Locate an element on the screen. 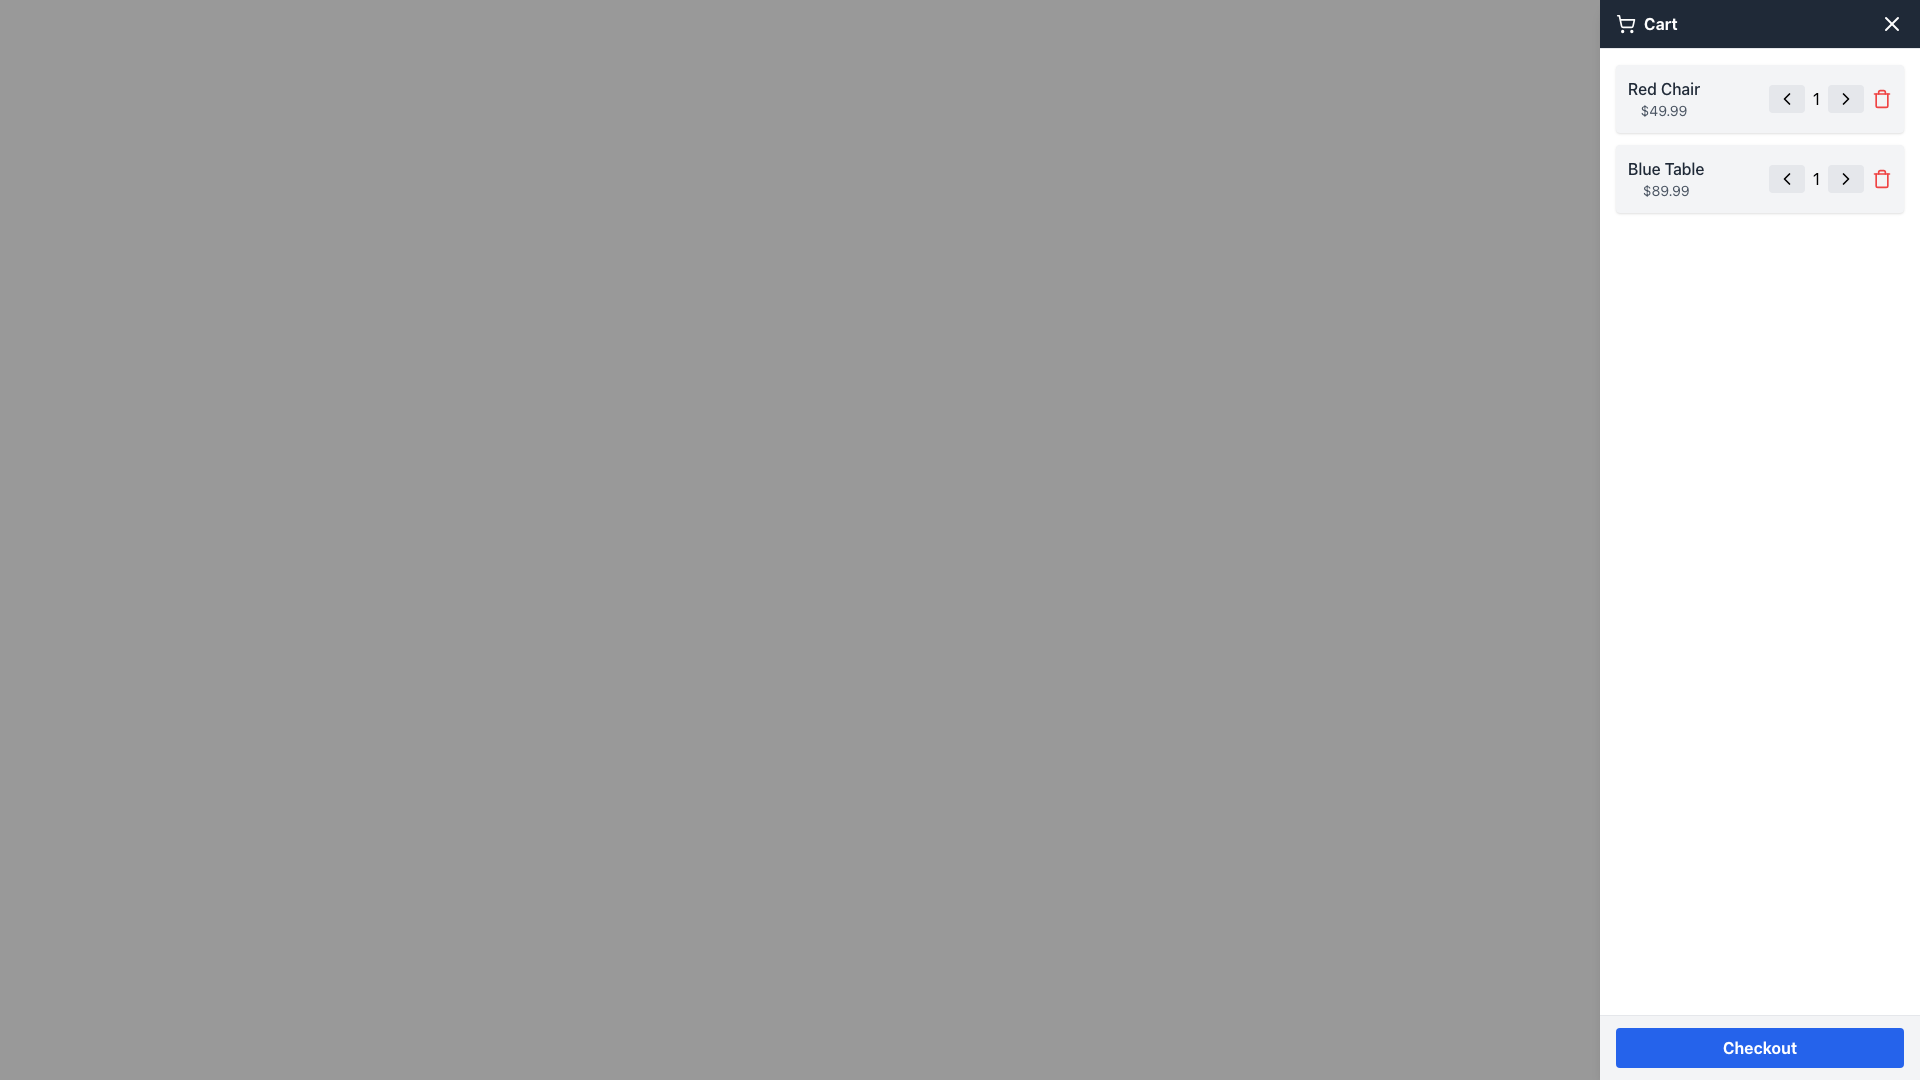 Image resolution: width=1920 pixels, height=1080 pixels. the icon button with a chevron pointing to the right, styled with stroke-based outlines, located in the 'Blue Table' item controls in the cart is located at coordinates (1845, 177).